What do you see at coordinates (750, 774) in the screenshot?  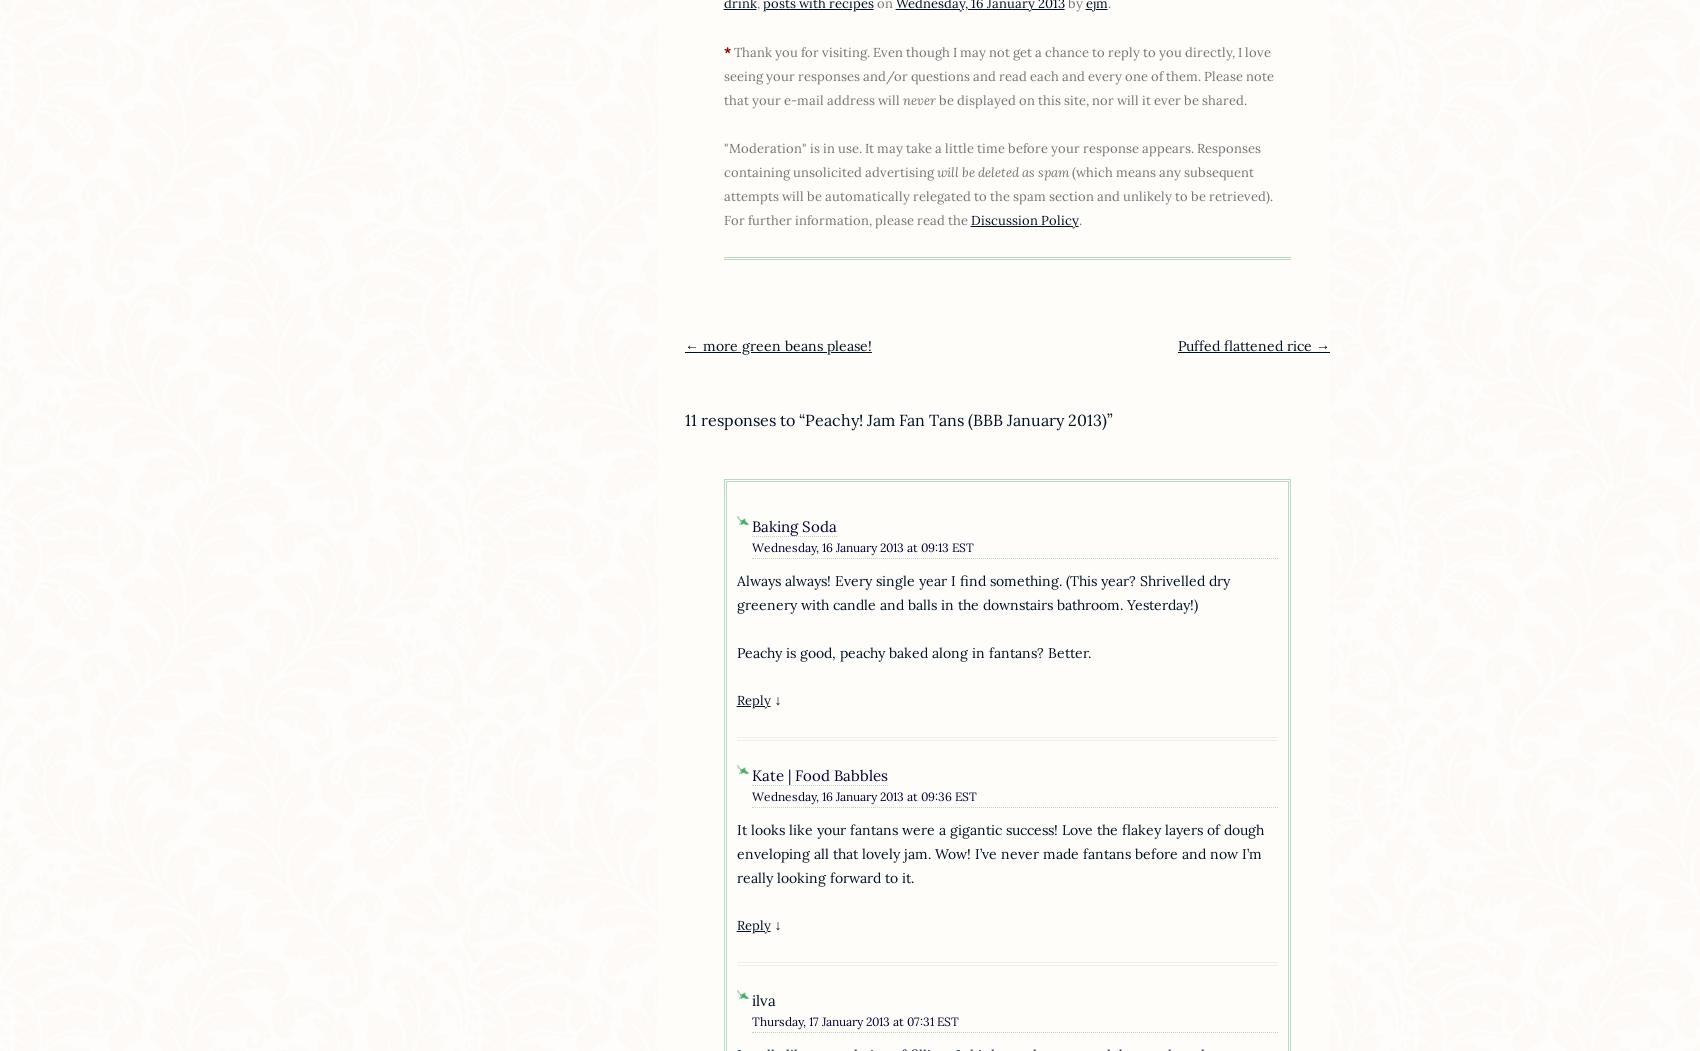 I see `'Kate | Food Babbles'` at bounding box center [750, 774].